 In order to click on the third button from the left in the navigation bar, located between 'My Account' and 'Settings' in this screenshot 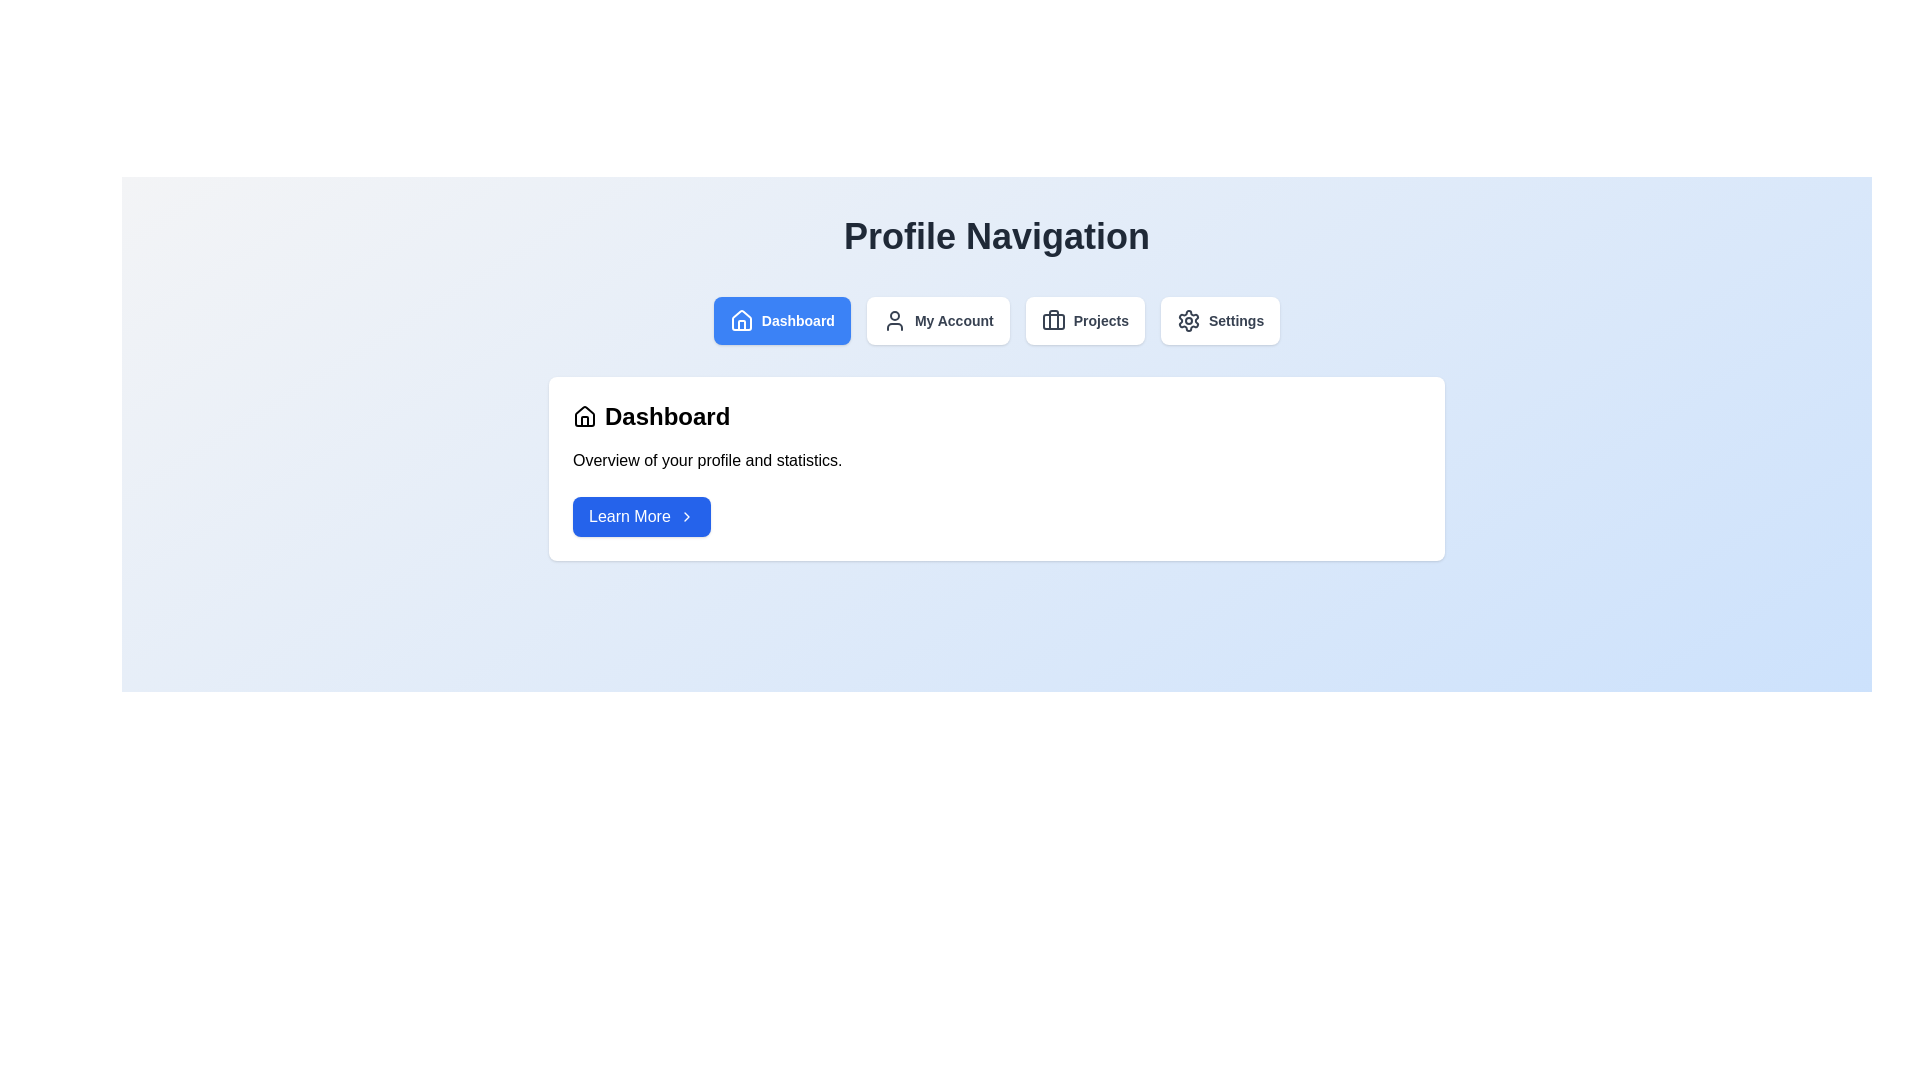, I will do `click(1084, 319)`.